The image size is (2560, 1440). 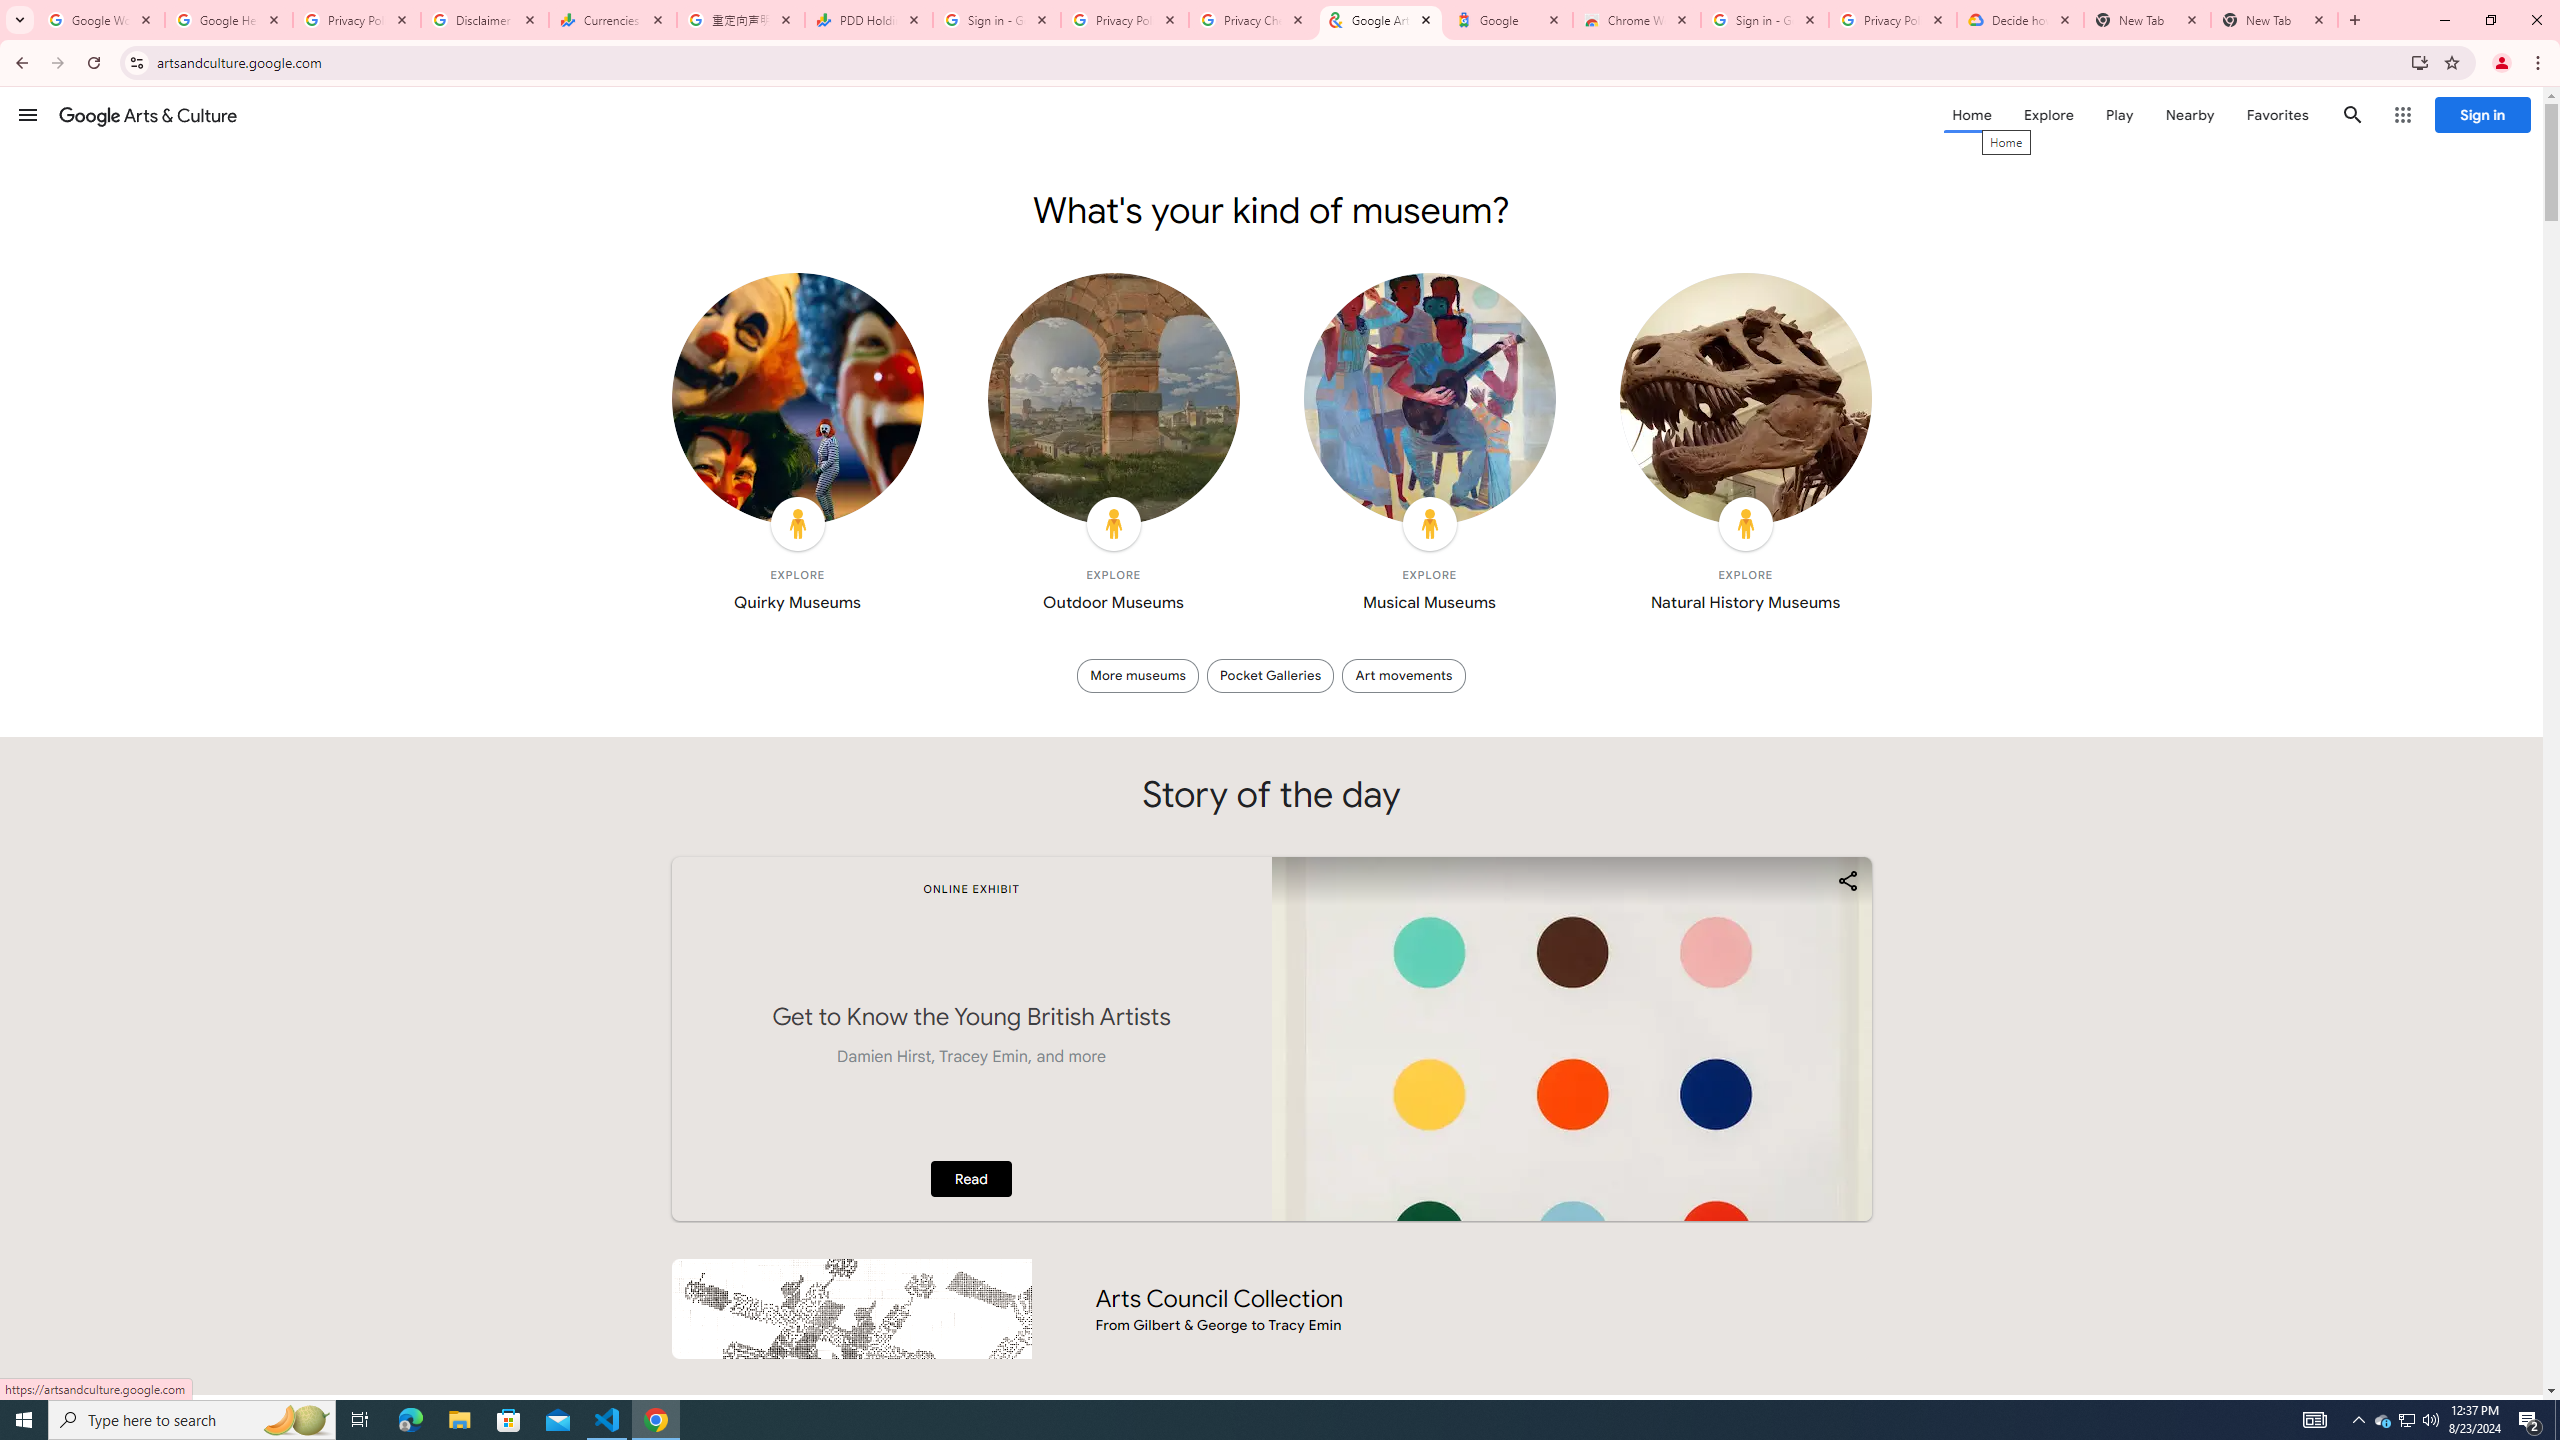 I want to click on 'Arts Council Collection From Gilbert & George to Tracy Emin', so click(x=1271, y=1307).